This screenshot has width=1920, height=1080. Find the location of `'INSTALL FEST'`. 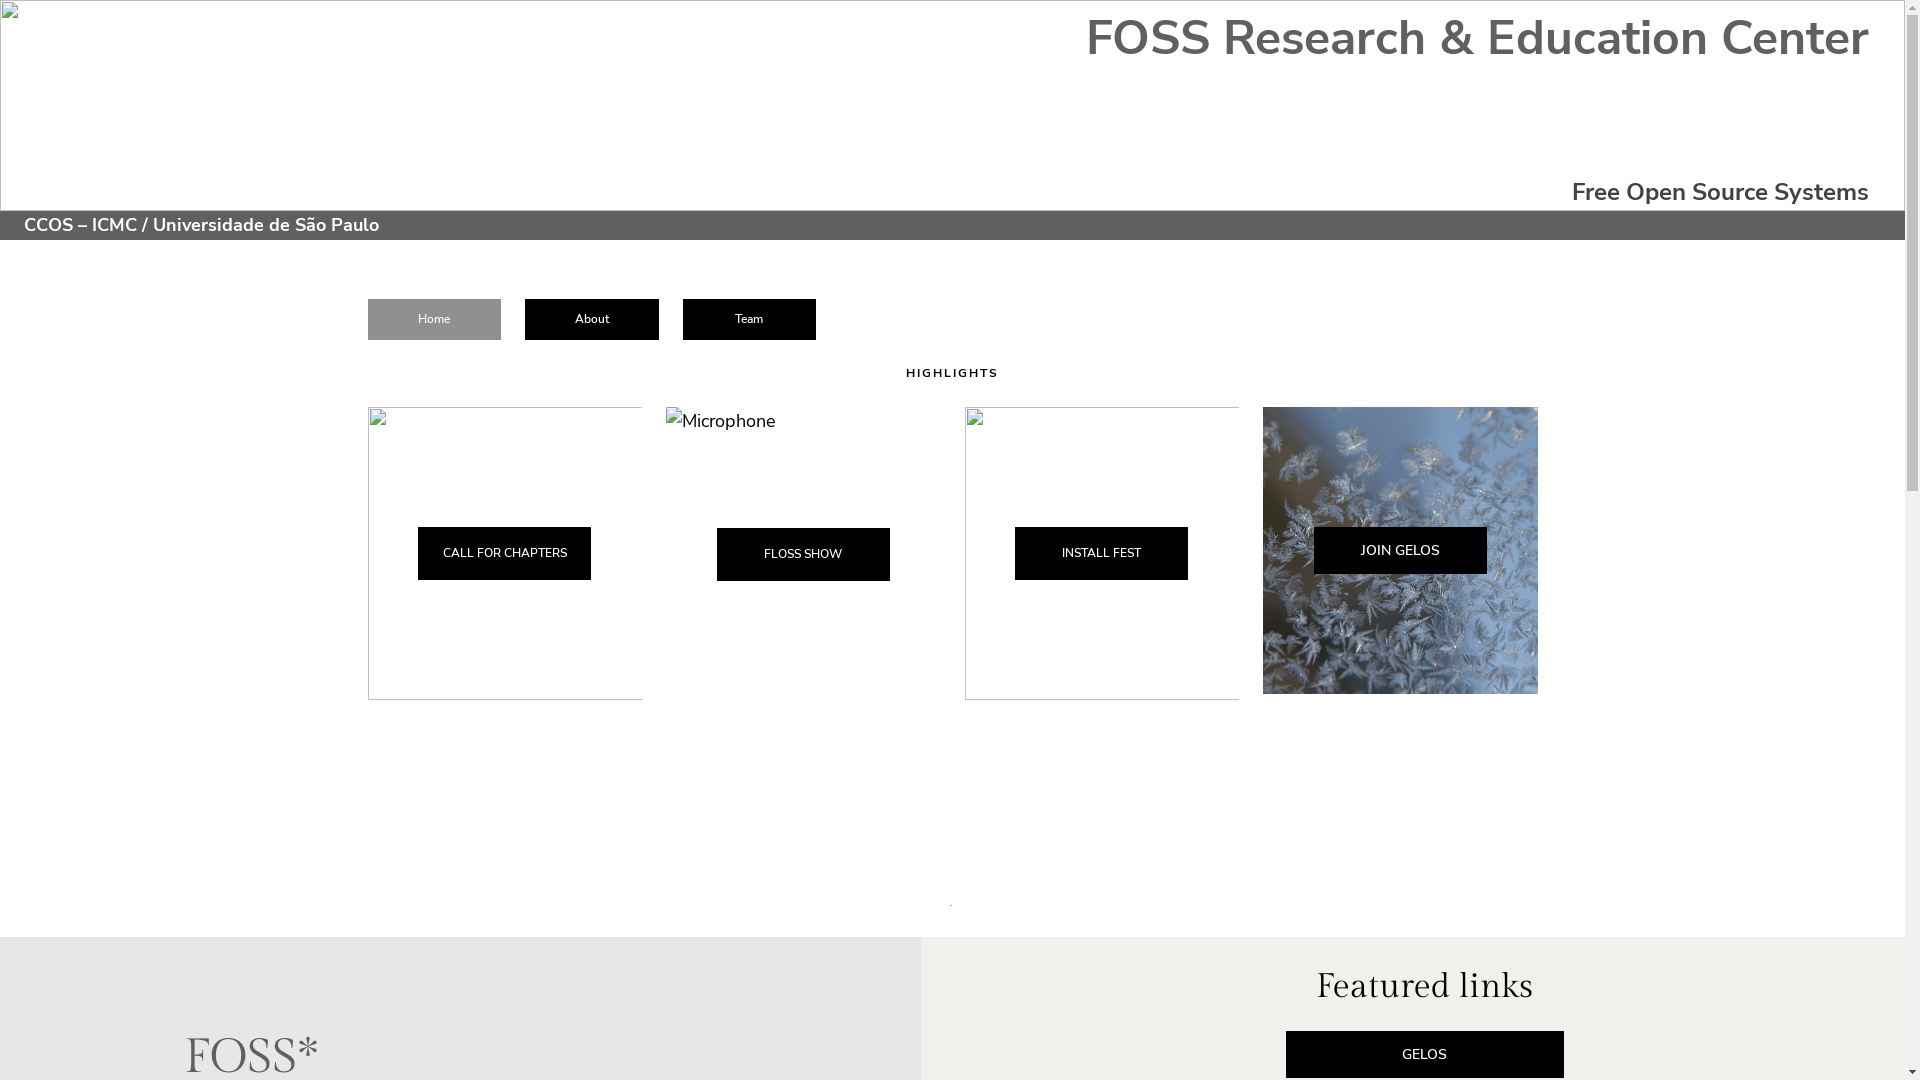

'INSTALL FEST' is located at coordinates (1100, 553).